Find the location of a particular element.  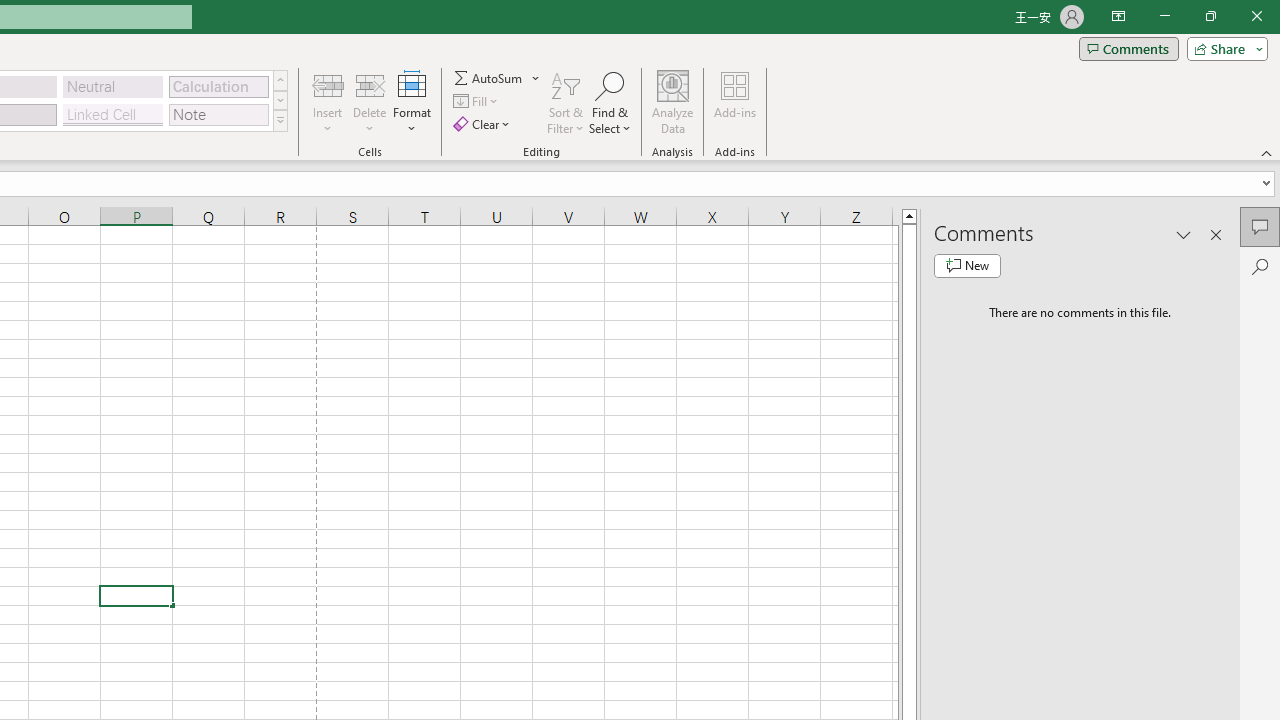

'Clear' is located at coordinates (483, 124).